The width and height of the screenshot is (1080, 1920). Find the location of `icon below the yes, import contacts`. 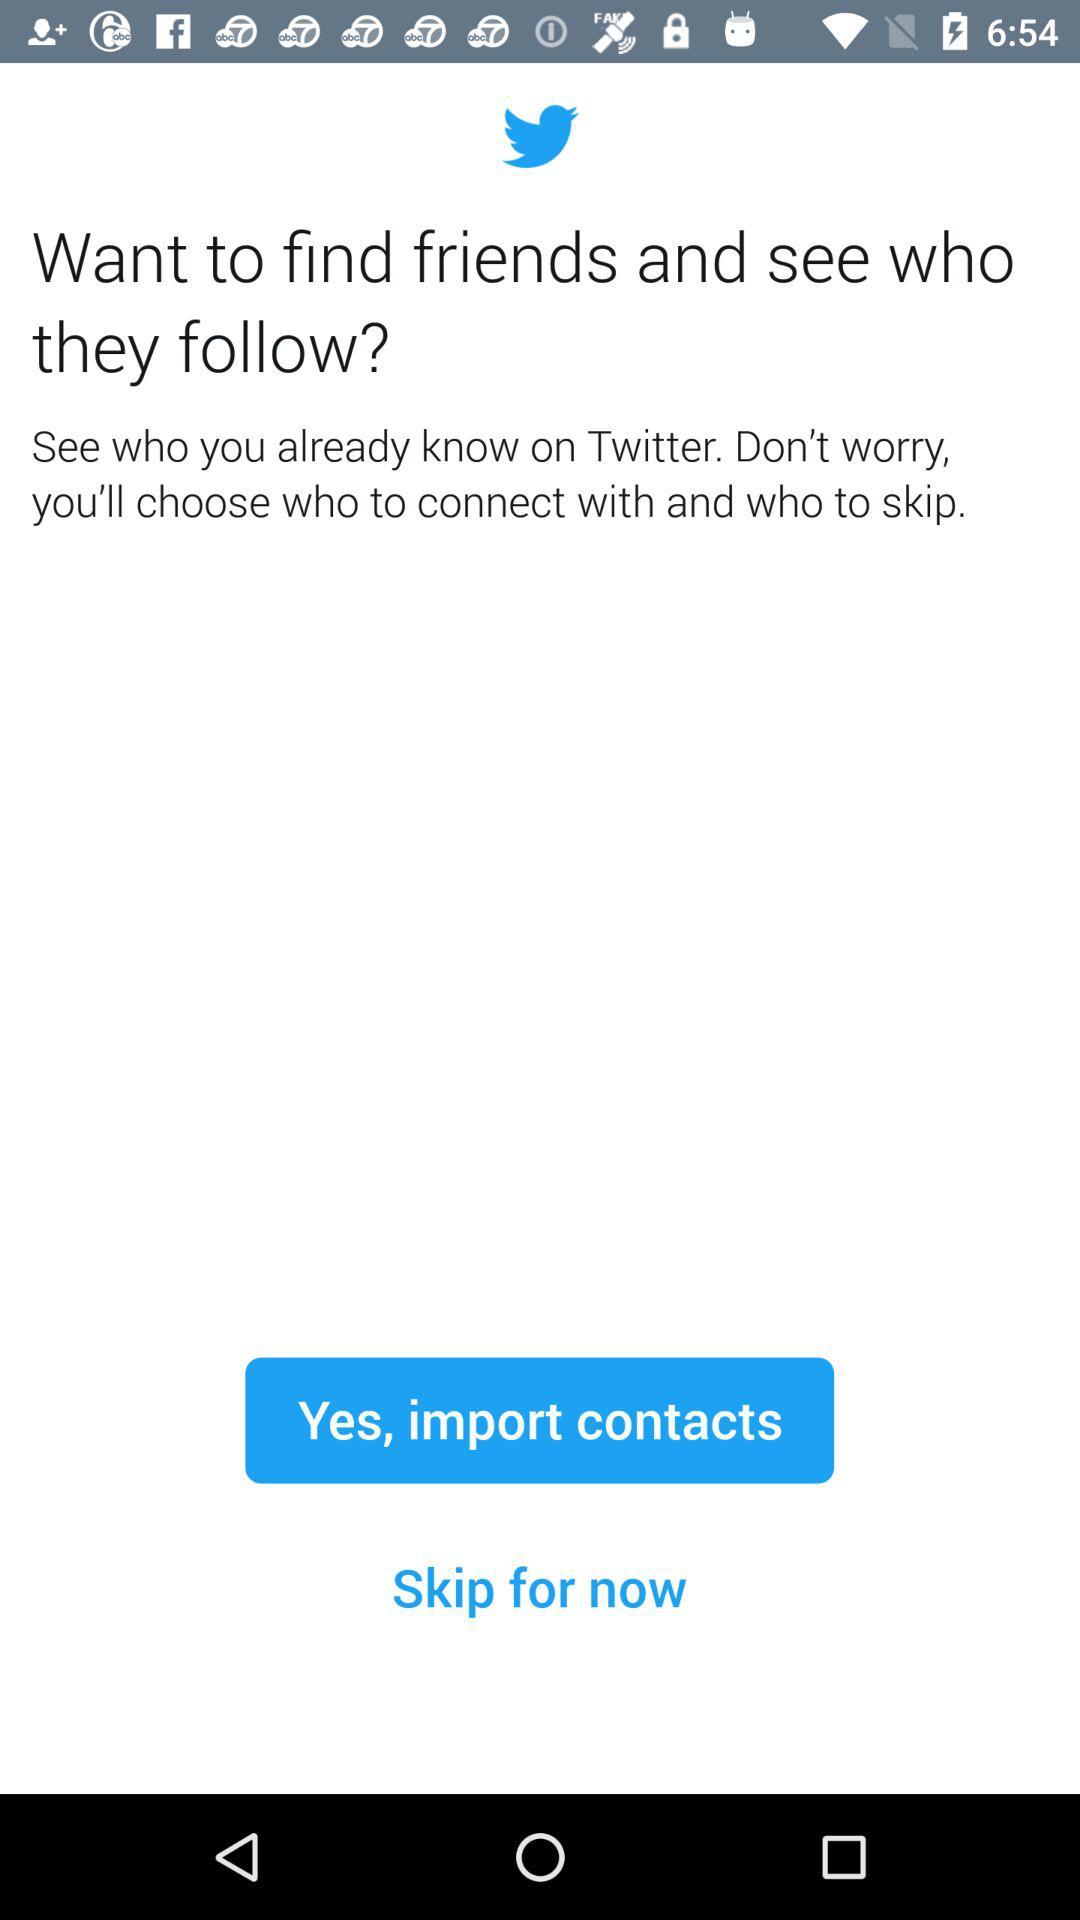

icon below the yes, import contacts is located at coordinates (538, 1587).